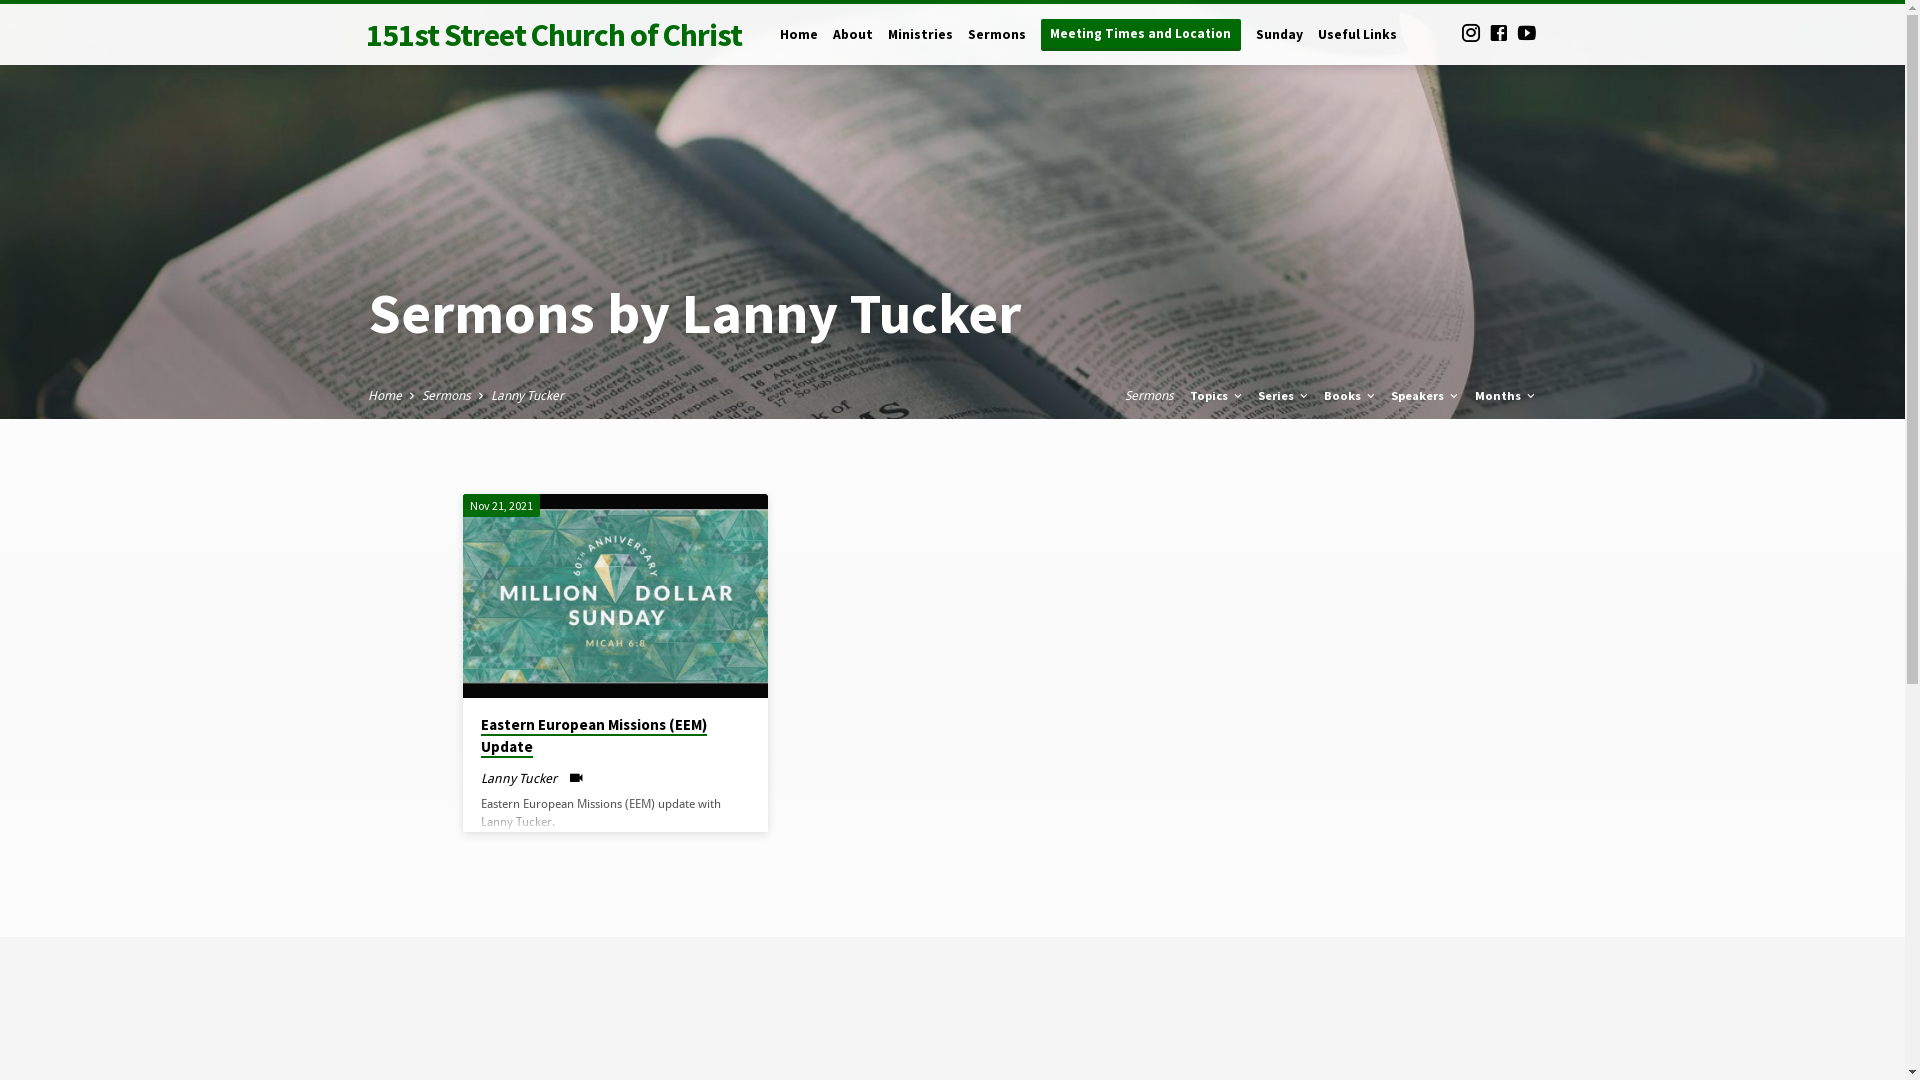 This screenshot has height=1080, width=1920. Describe the element at coordinates (1284, 395) in the screenshot. I see `'Series'` at that location.